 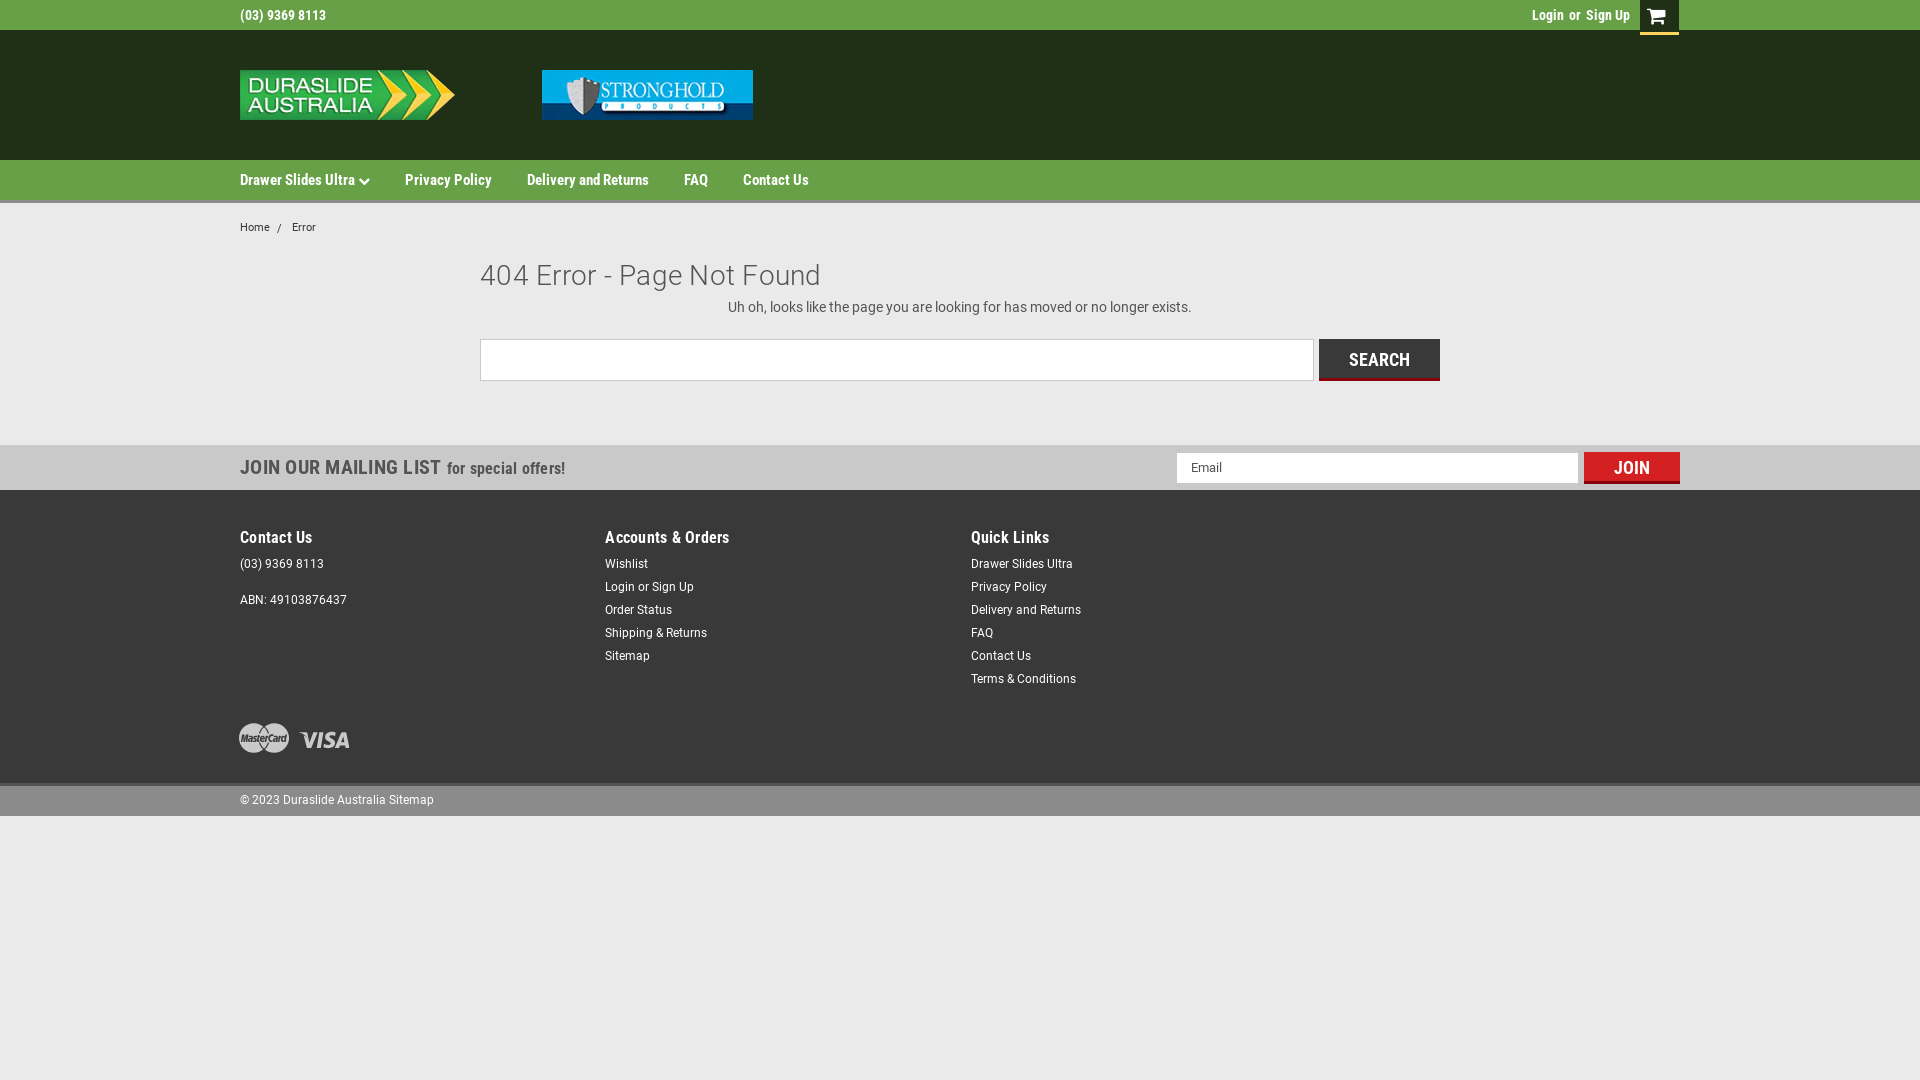 What do you see at coordinates (464, 180) in the screenshot?
I see `'Privacy Policy'` at bounding box center [464, 180].